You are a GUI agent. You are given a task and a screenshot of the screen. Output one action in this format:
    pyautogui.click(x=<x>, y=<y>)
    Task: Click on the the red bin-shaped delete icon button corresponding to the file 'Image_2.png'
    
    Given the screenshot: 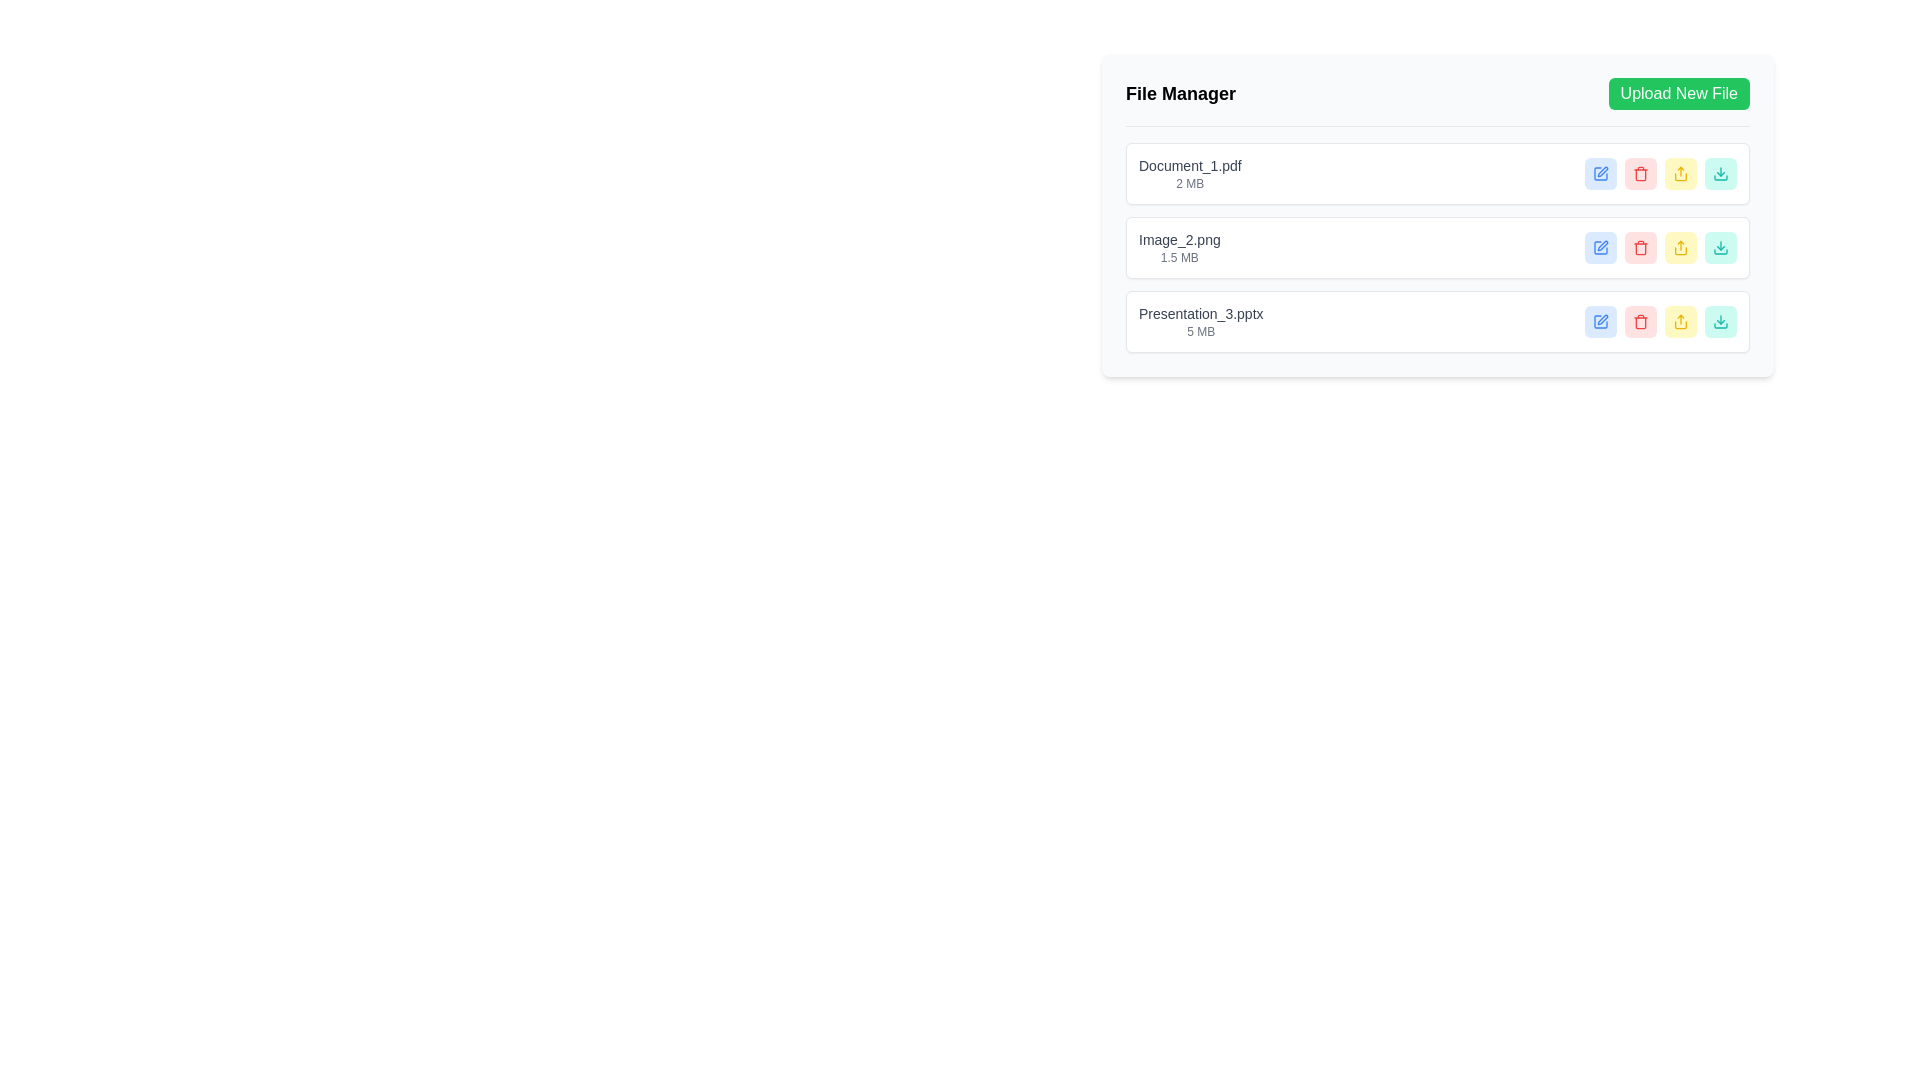 What is the action you would take?
    pyautogui.click(x=1641, y=172)
    